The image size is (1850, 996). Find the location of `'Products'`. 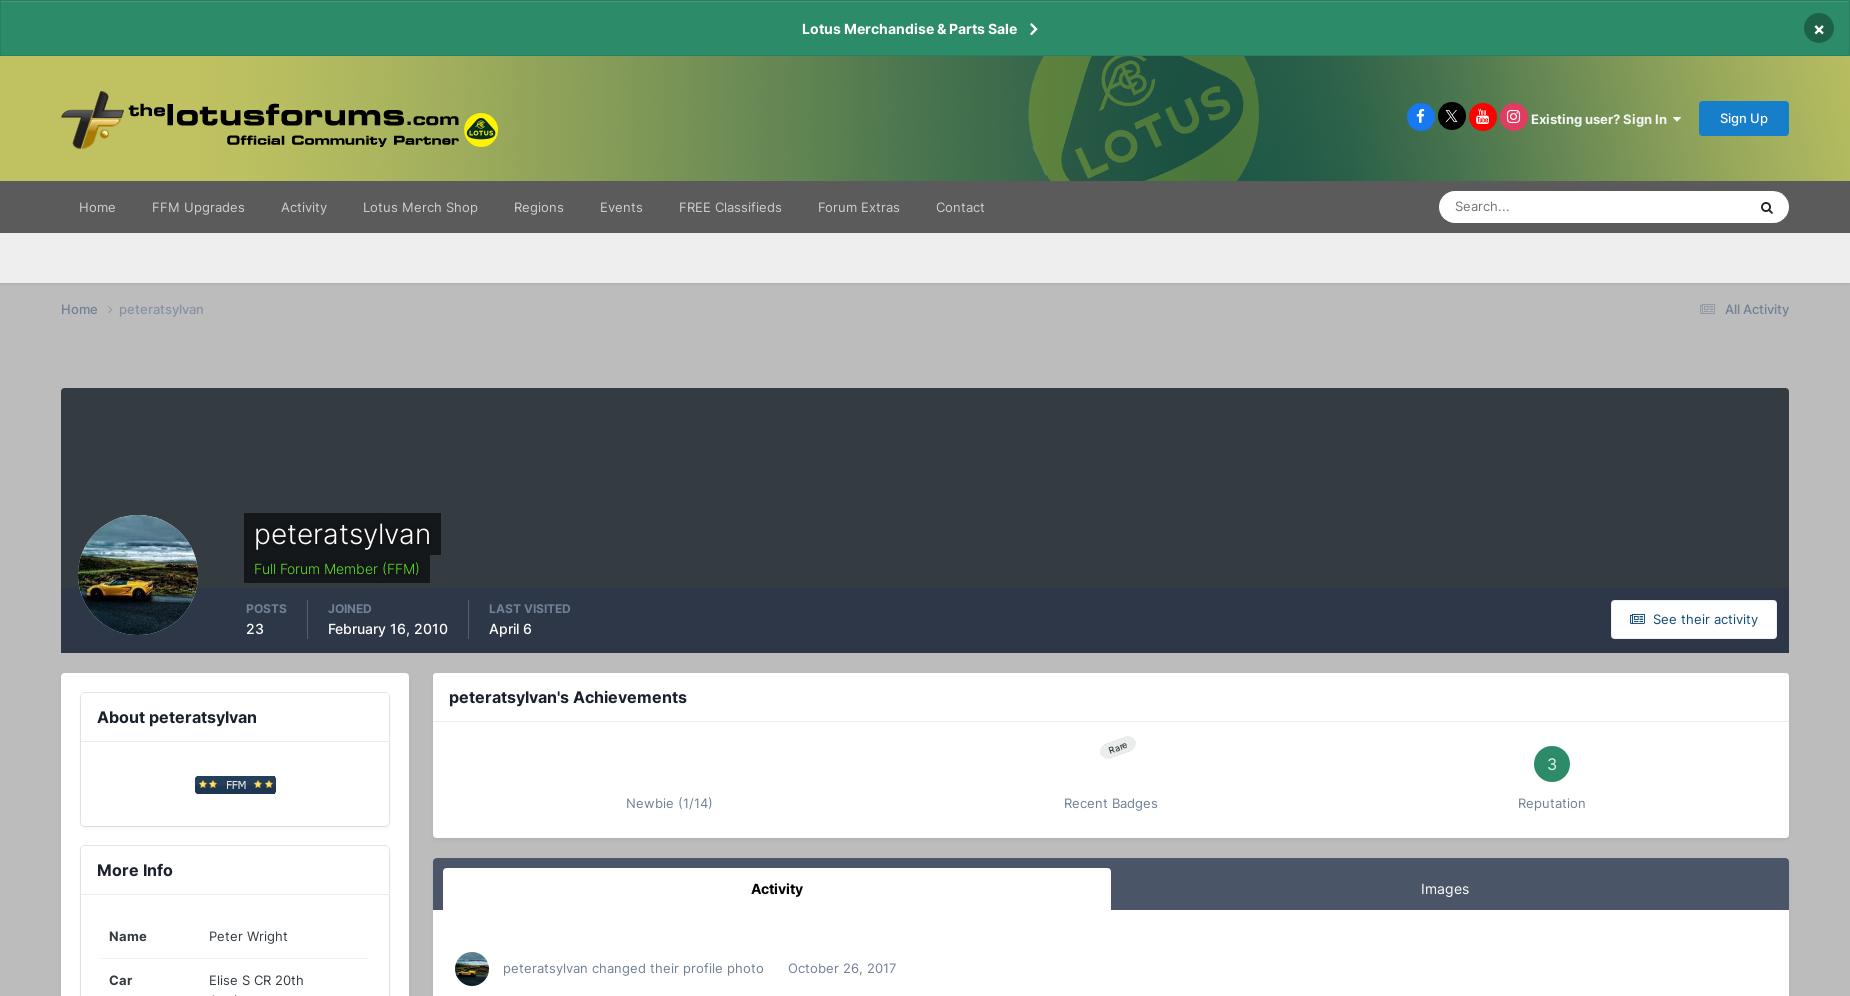

'Products' is located at coordinates (1593, 378).